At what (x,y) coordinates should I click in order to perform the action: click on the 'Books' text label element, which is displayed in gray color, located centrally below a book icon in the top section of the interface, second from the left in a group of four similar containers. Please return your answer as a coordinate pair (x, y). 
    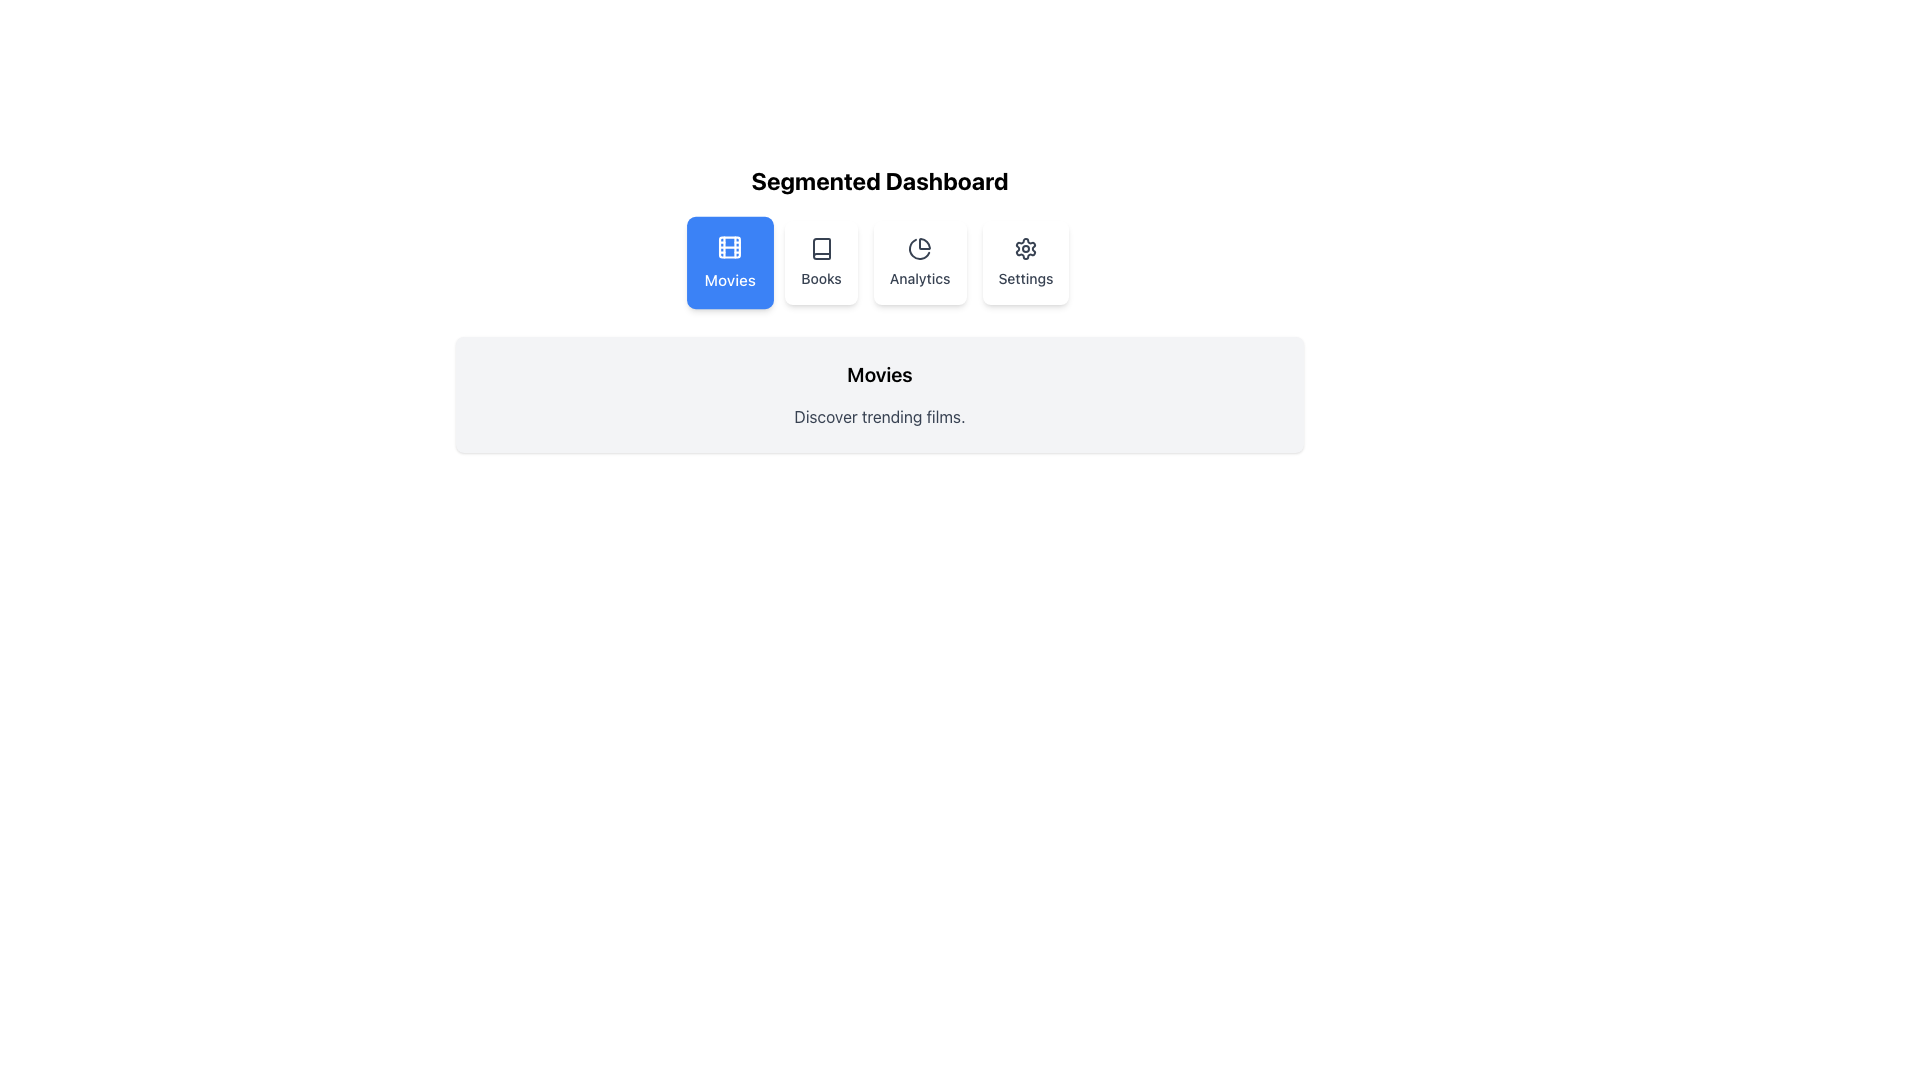
    Looking at the image, I should click on (821, 278).